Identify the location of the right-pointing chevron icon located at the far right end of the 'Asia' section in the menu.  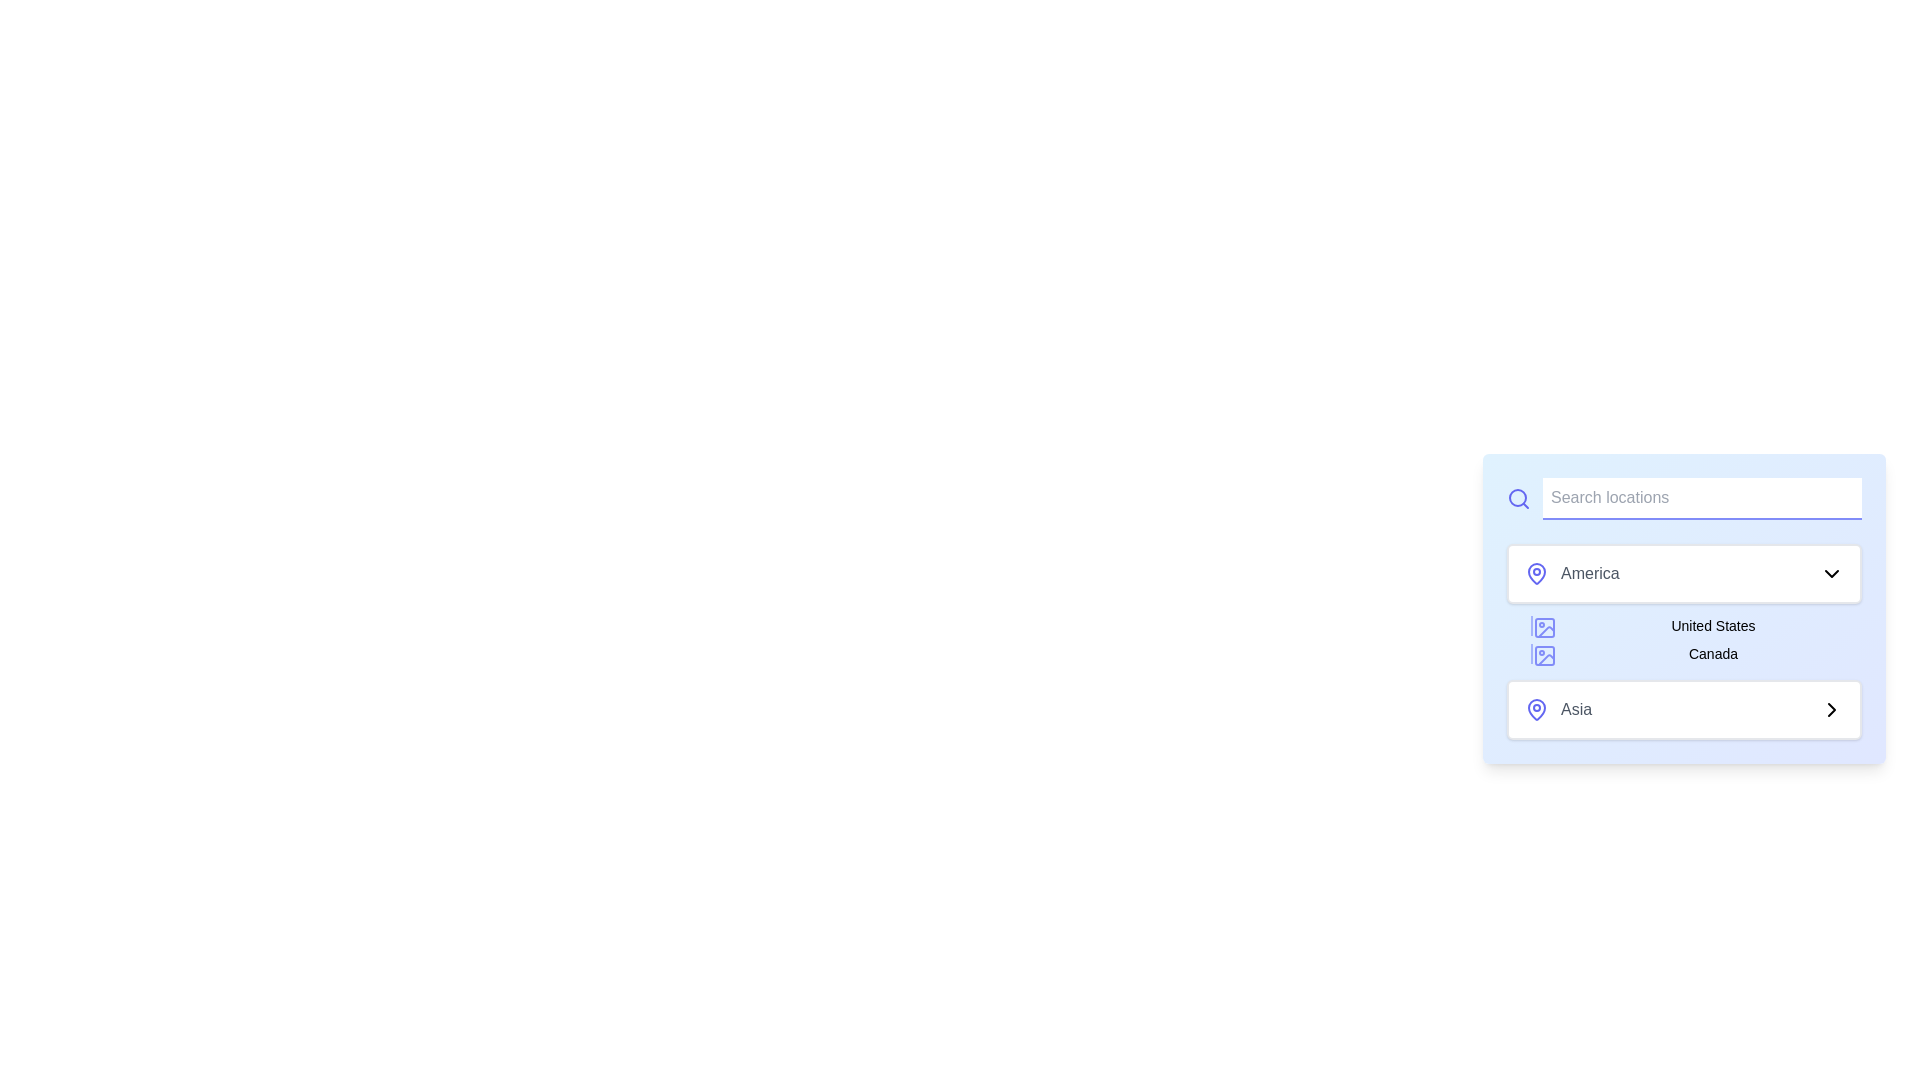
(1832, 708).